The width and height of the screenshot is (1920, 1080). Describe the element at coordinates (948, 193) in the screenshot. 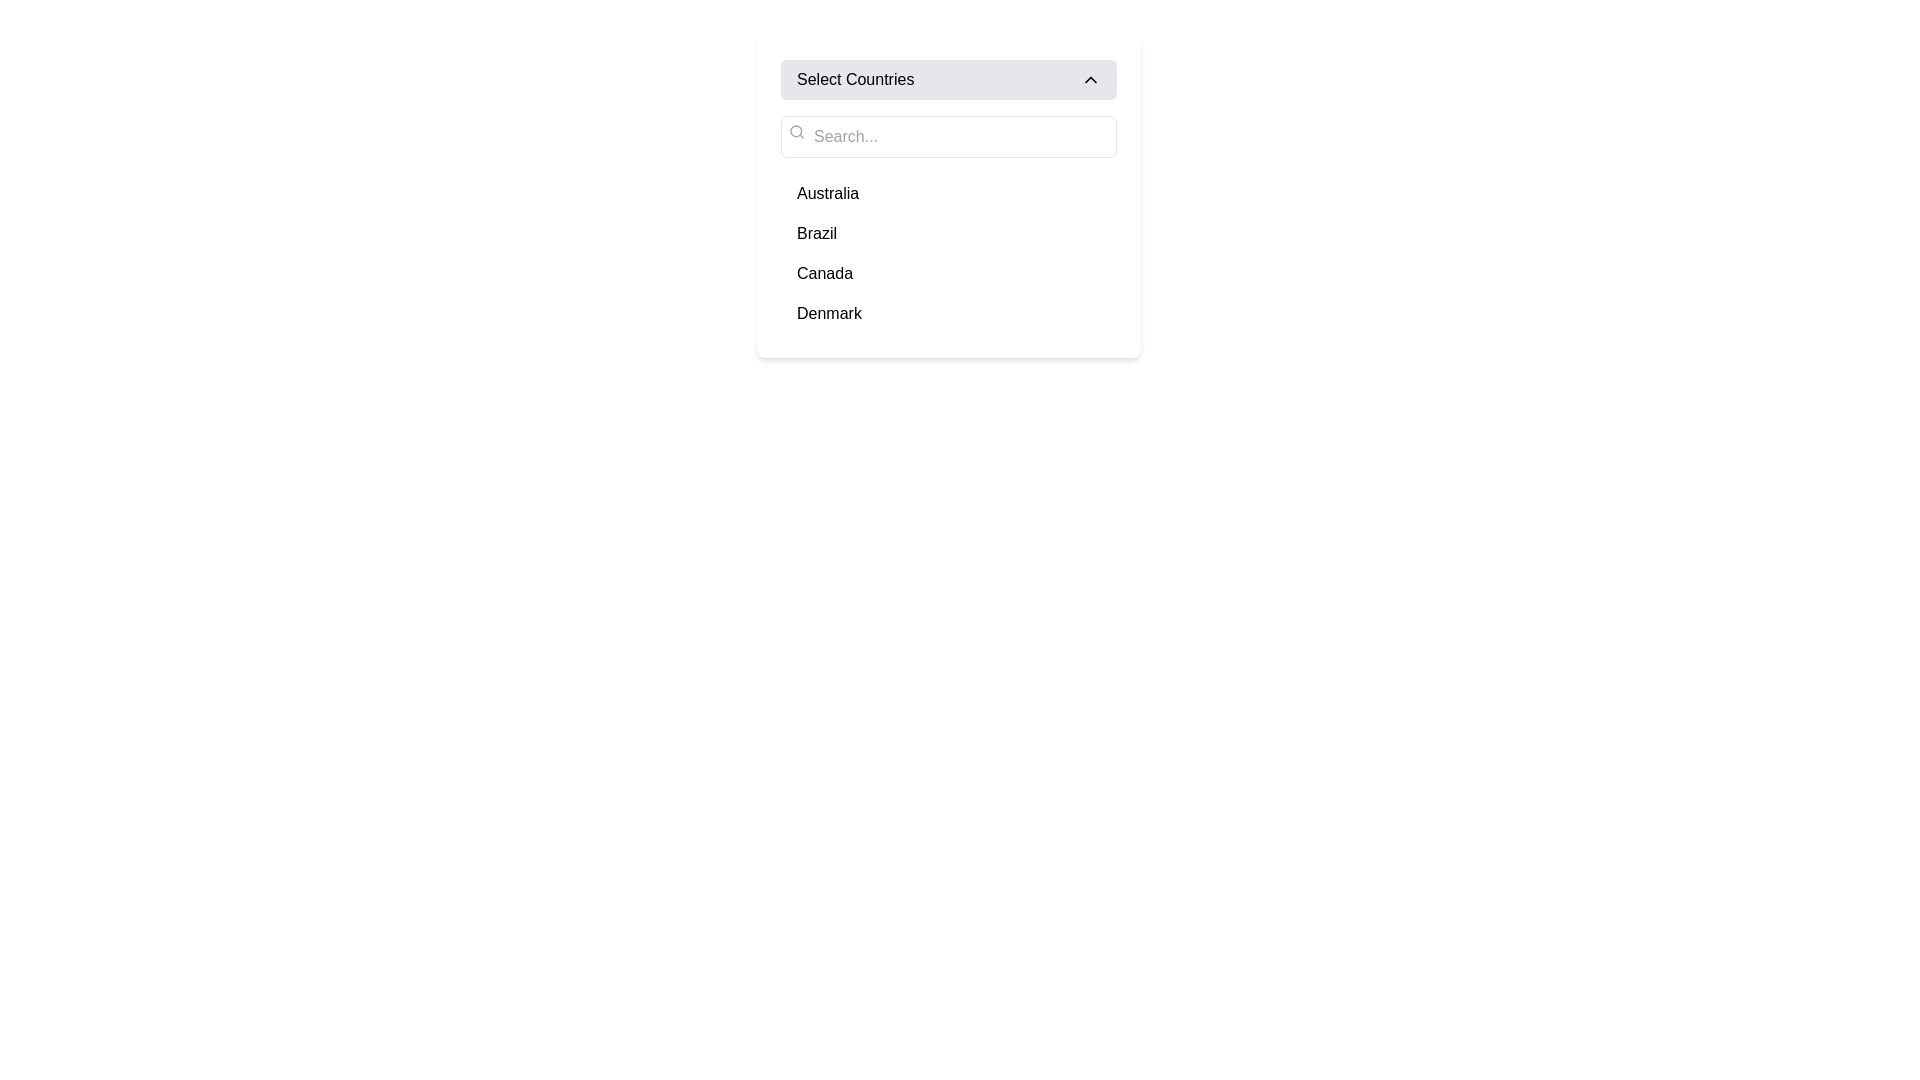

I see `the first item in the dropdown menu for selecting 'Australia'` at that location.